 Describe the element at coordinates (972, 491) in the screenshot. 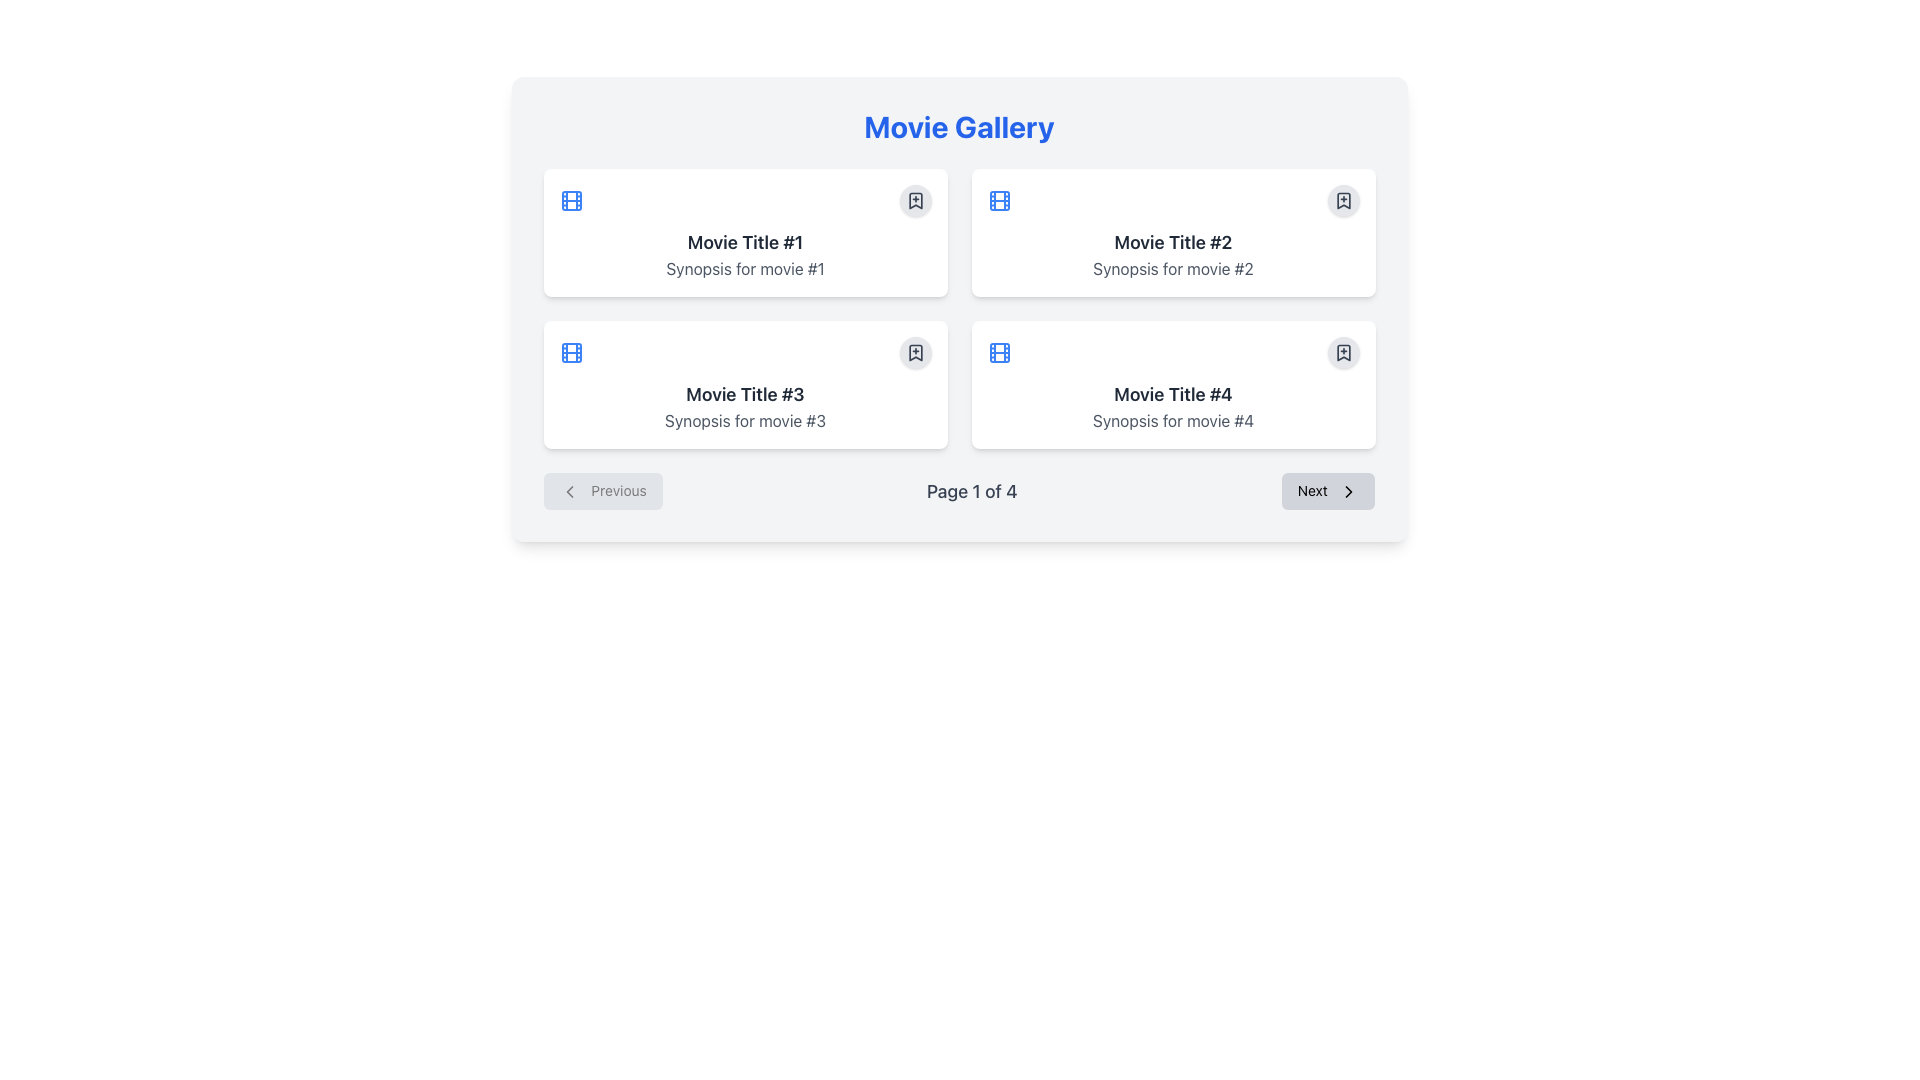

I see `the pagination label displaying 'Page 1 of 4', which is centrally located below the movie grid layout and surrounded by navigation buttons` at that location.